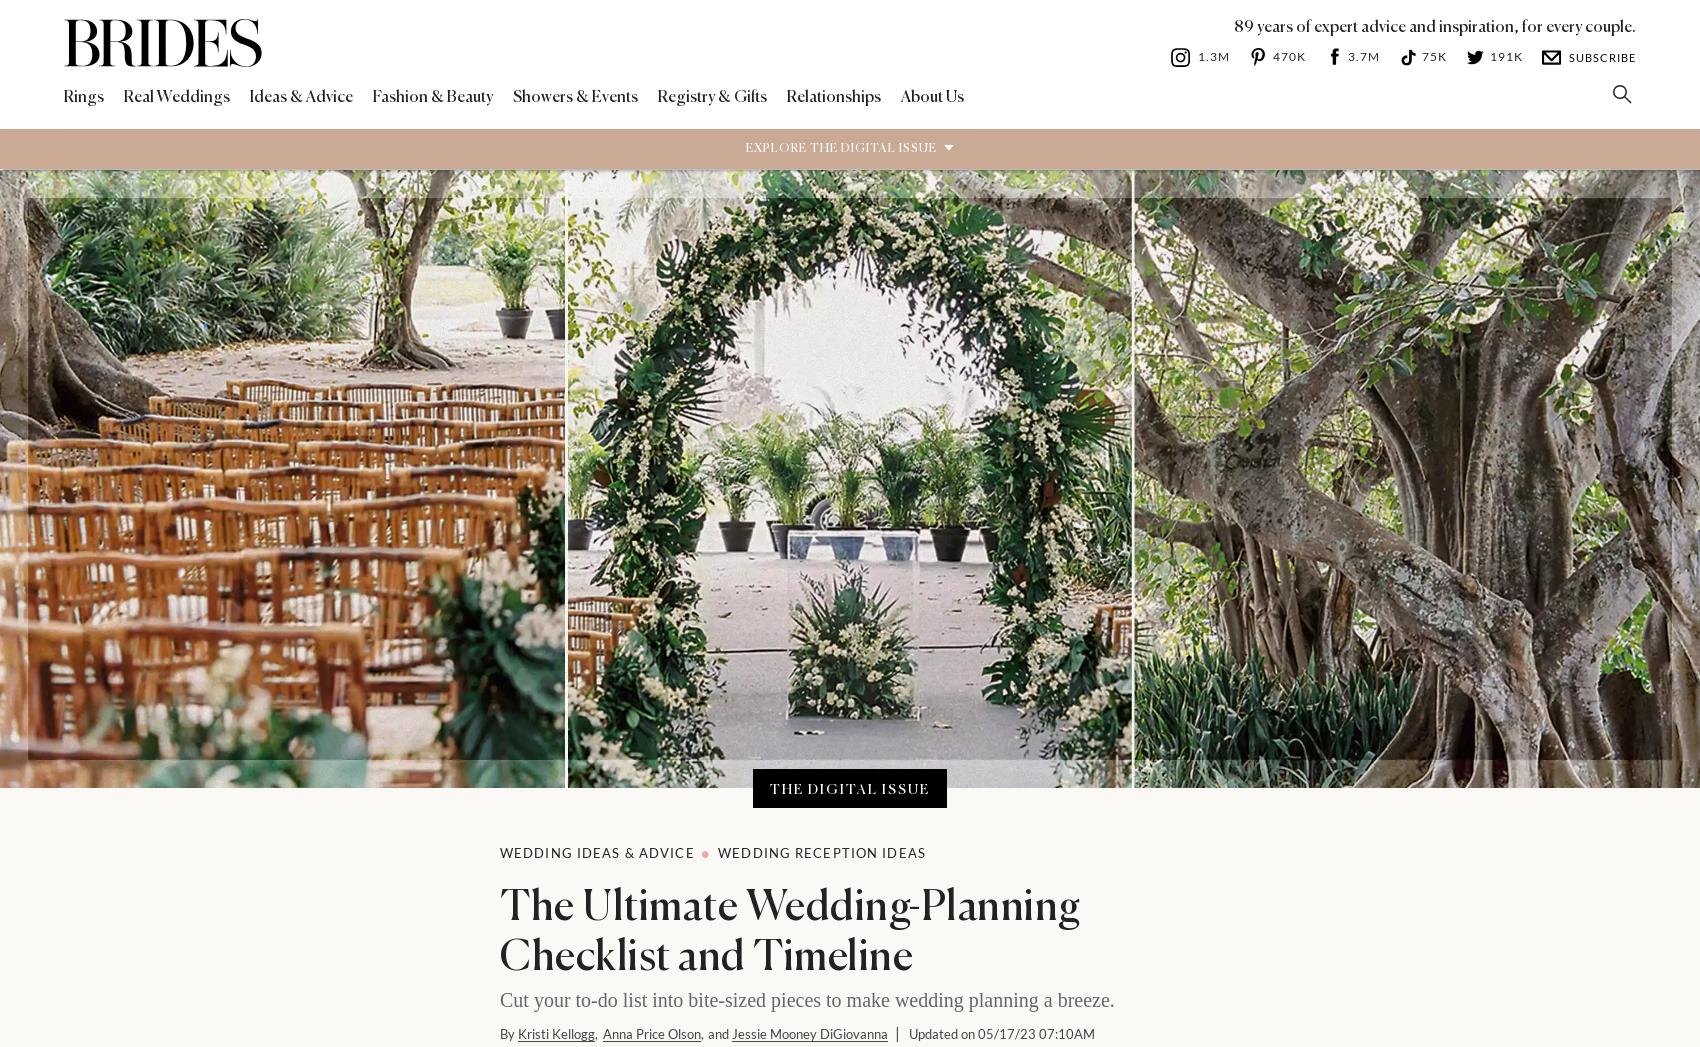  Describe the element at coordinates (1044, 945) in the screenshot. I see `'Wedding Party Roles and Responsibilities, Explained'` at that location.